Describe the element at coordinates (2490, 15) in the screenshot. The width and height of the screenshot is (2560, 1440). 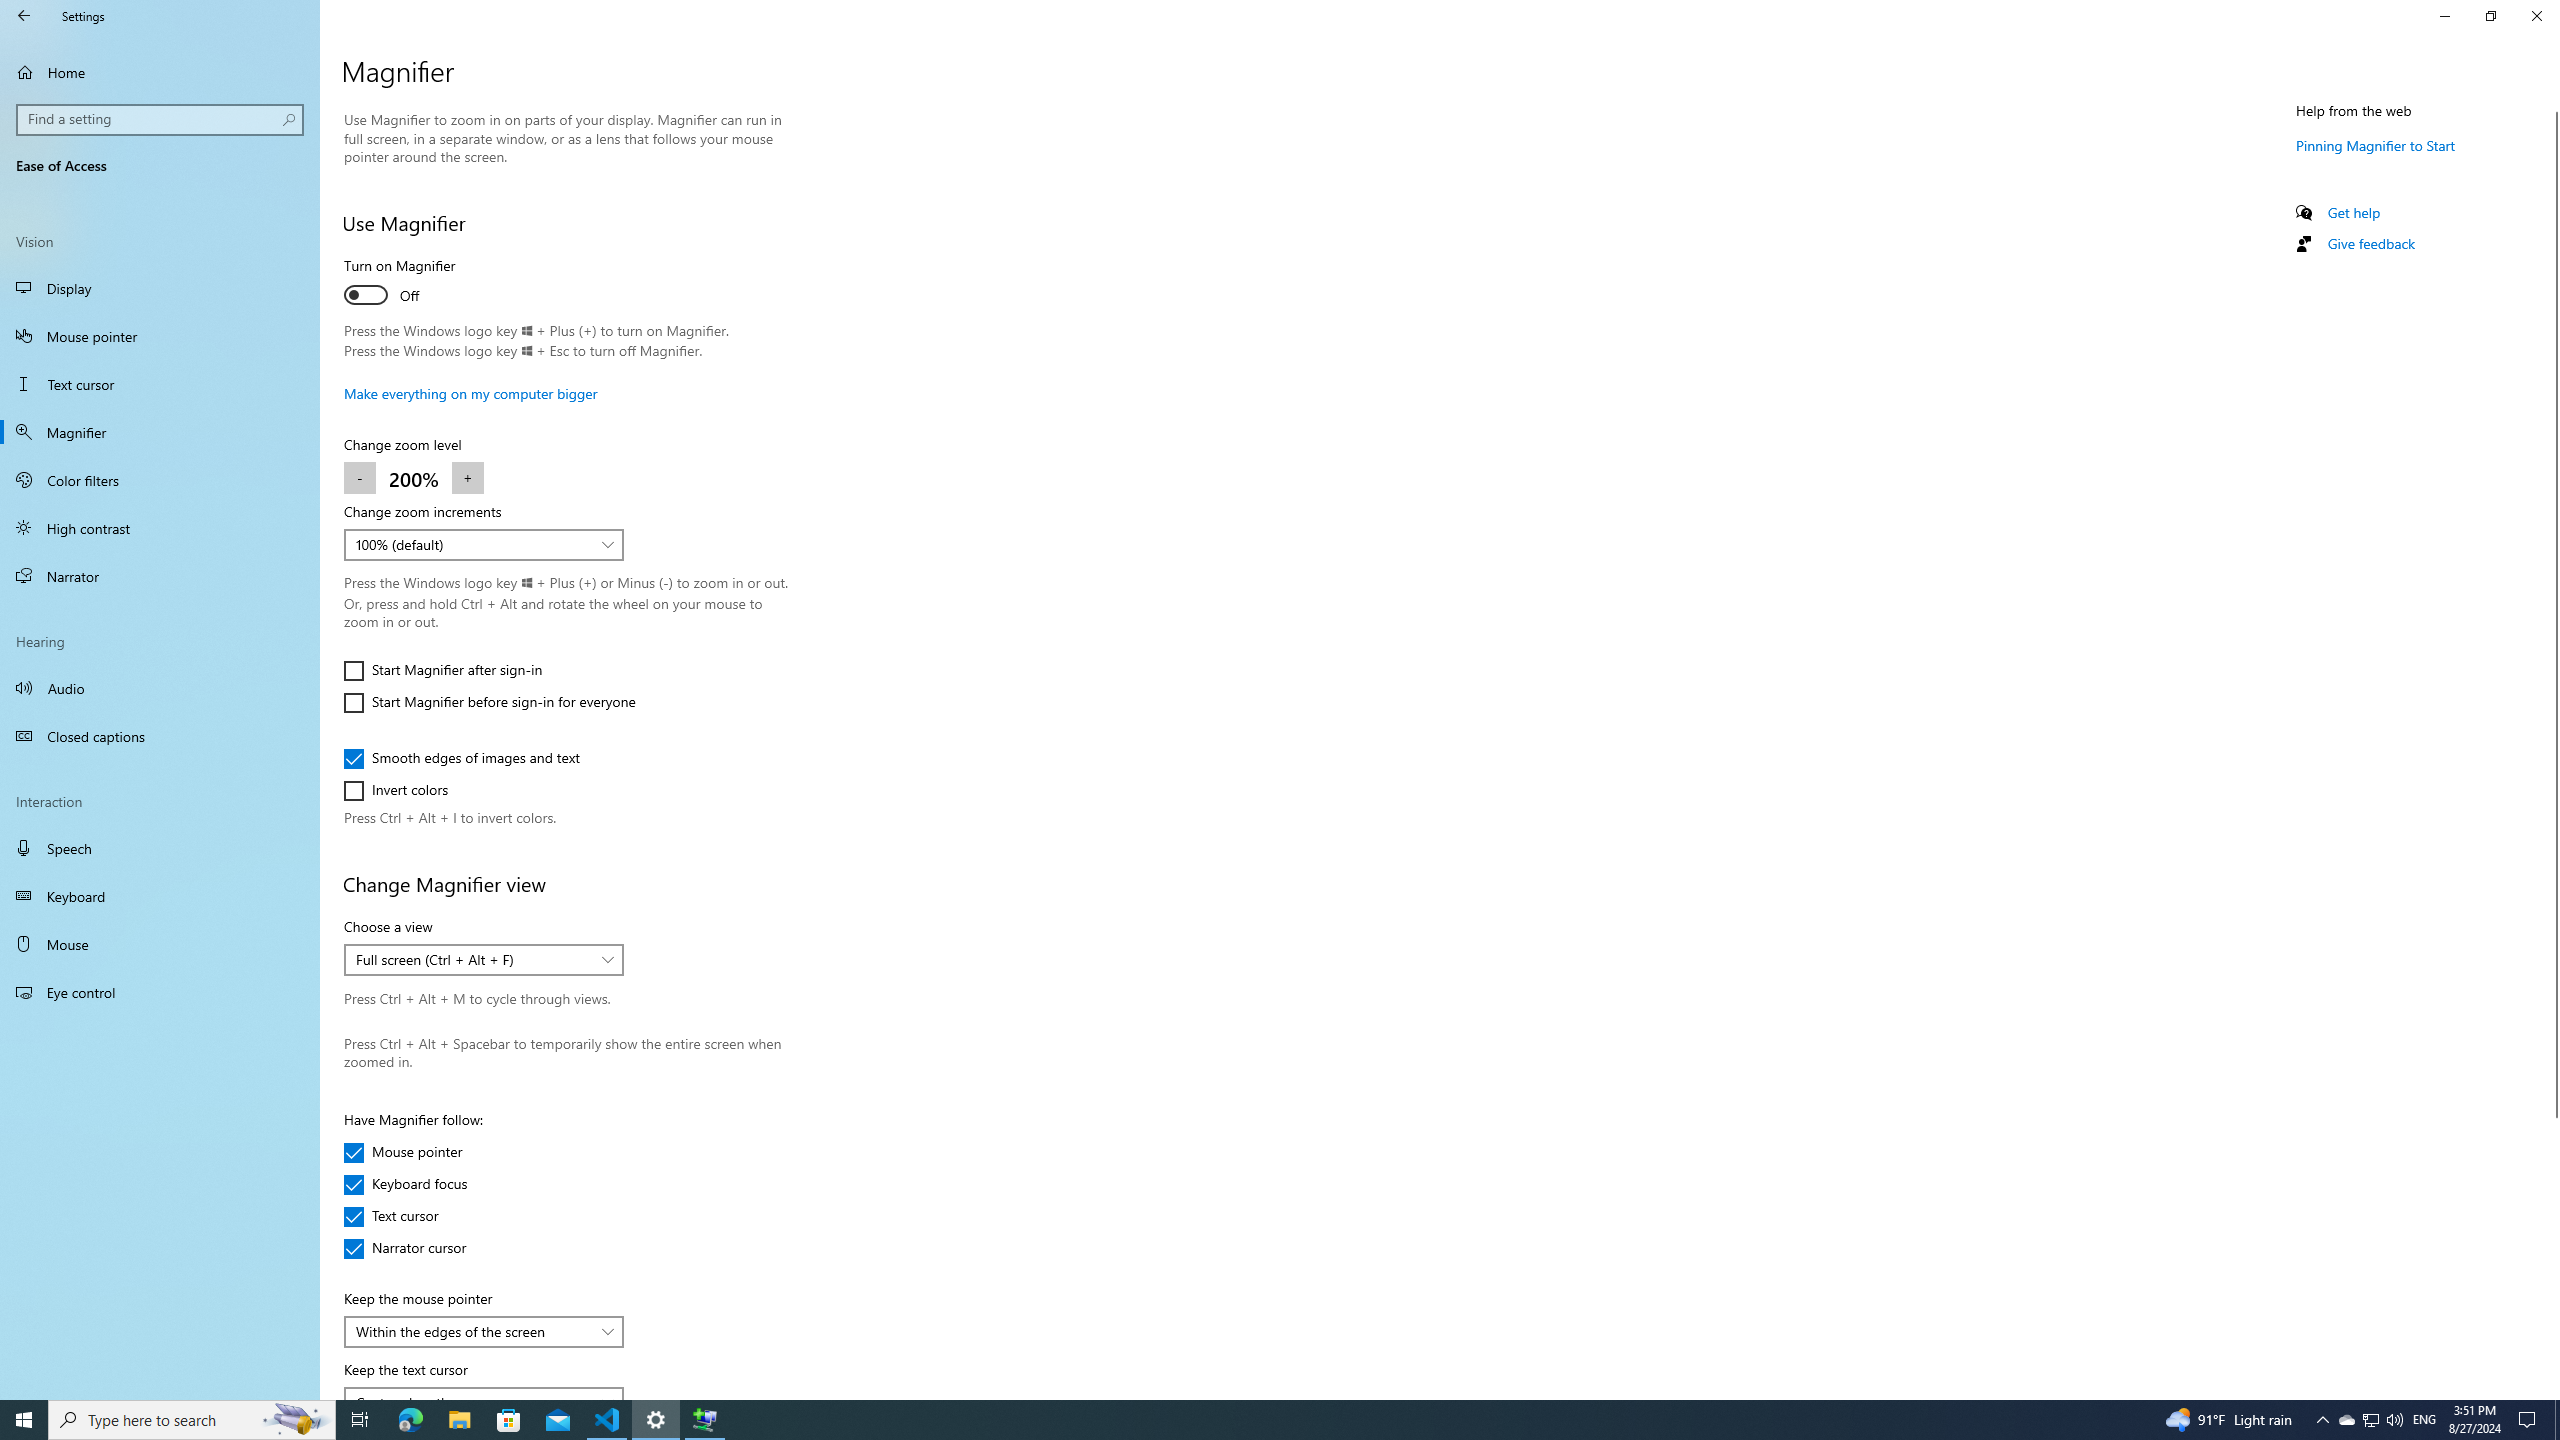
I see `'Restore Settings'` at that location.